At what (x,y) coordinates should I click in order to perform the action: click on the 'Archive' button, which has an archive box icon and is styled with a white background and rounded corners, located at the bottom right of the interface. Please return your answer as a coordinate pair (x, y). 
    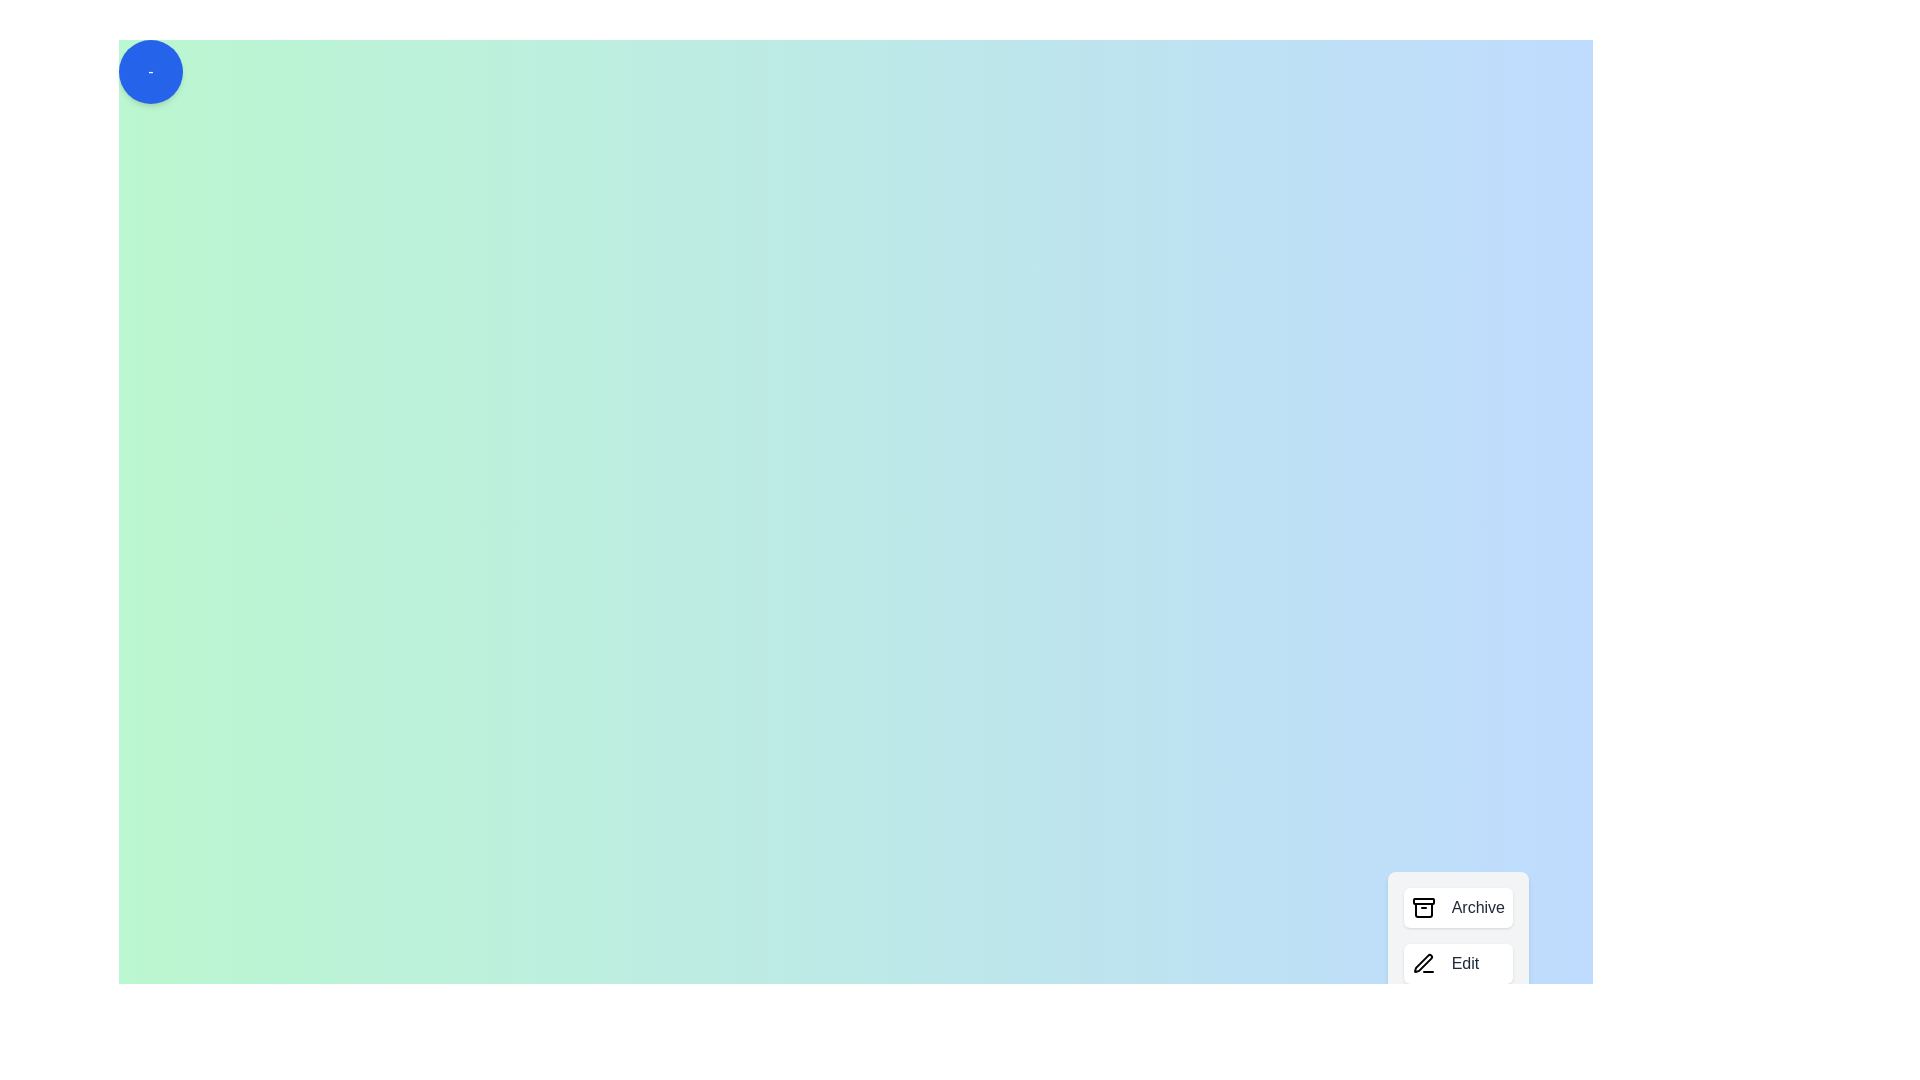
    Looking at the image, I should click on (1458, 907).